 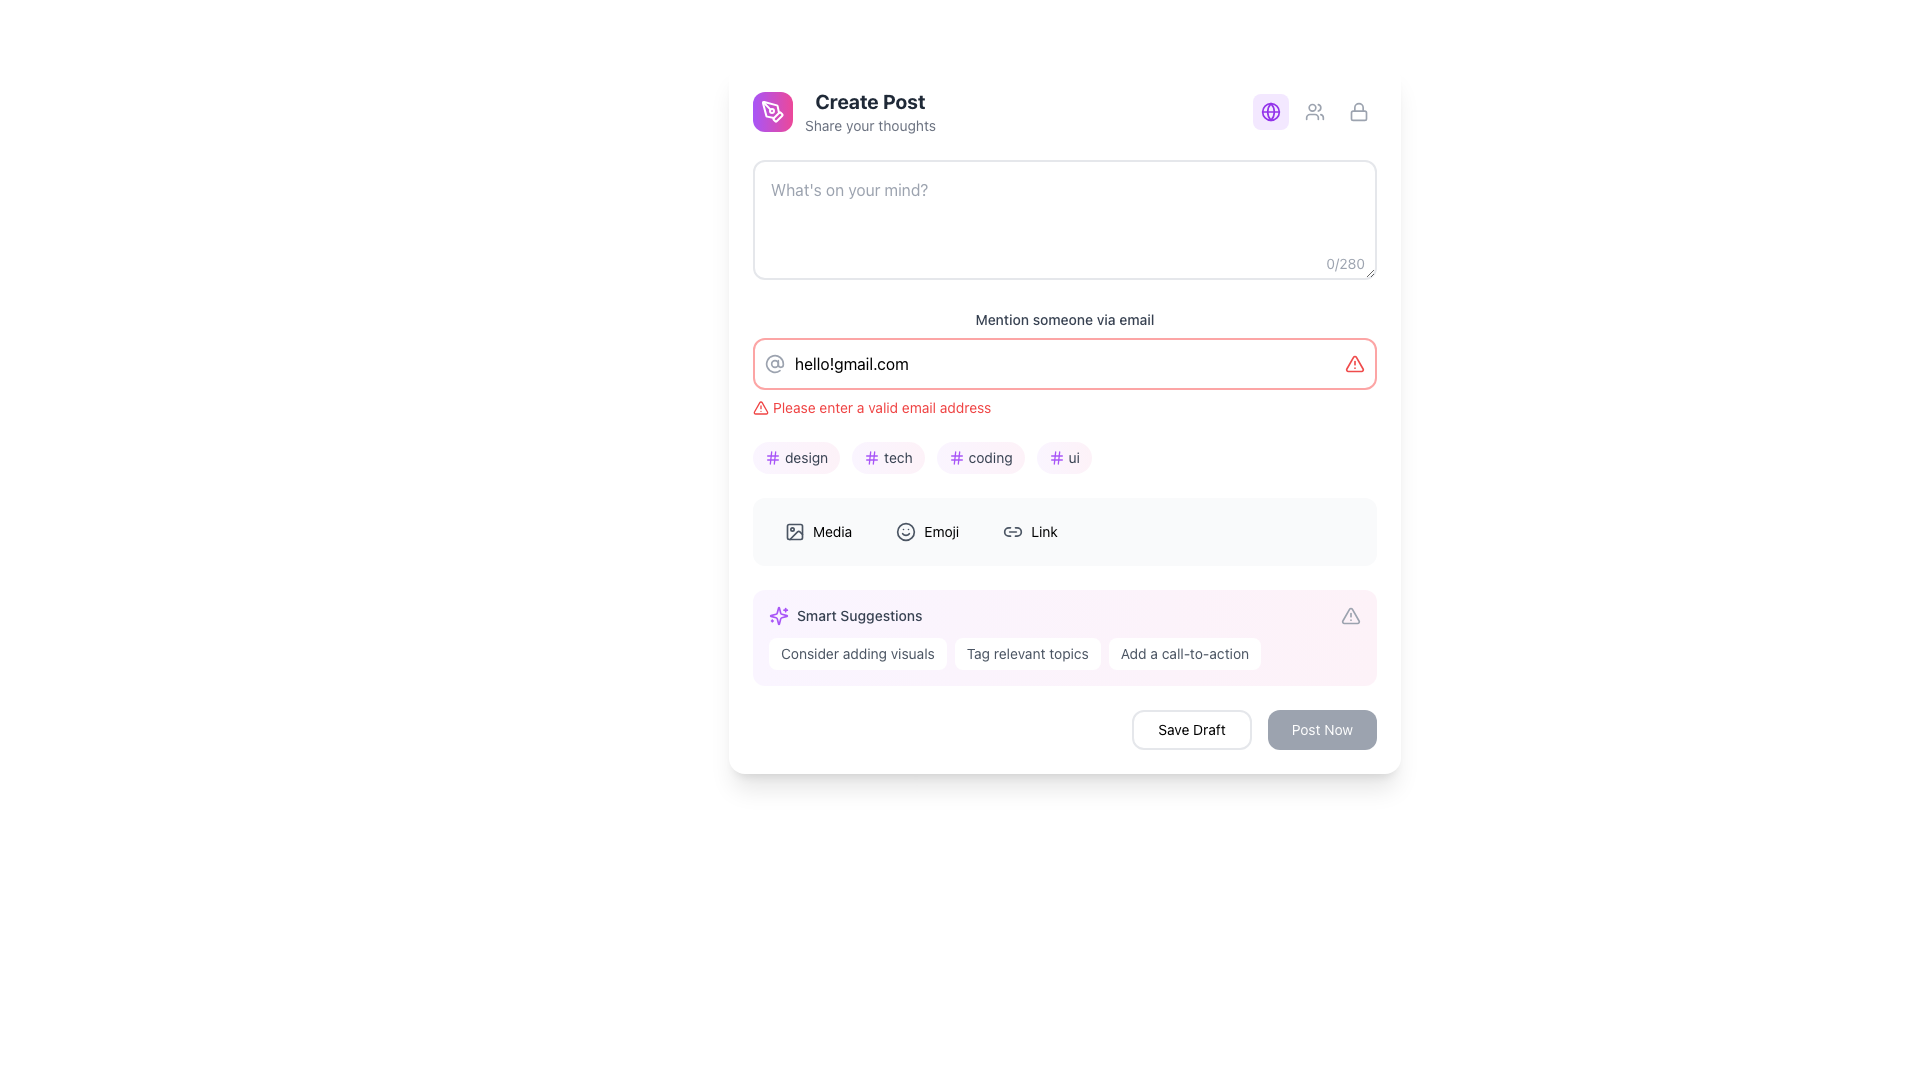 What do you see at coordinates (1064, 654) in the screenshot?
I see `the text button 'Tag relevant topics' in the Suggestion Panel, which is part of the Smart Suggestions section with a purple gradient background` at bounding box center [1064, 654].